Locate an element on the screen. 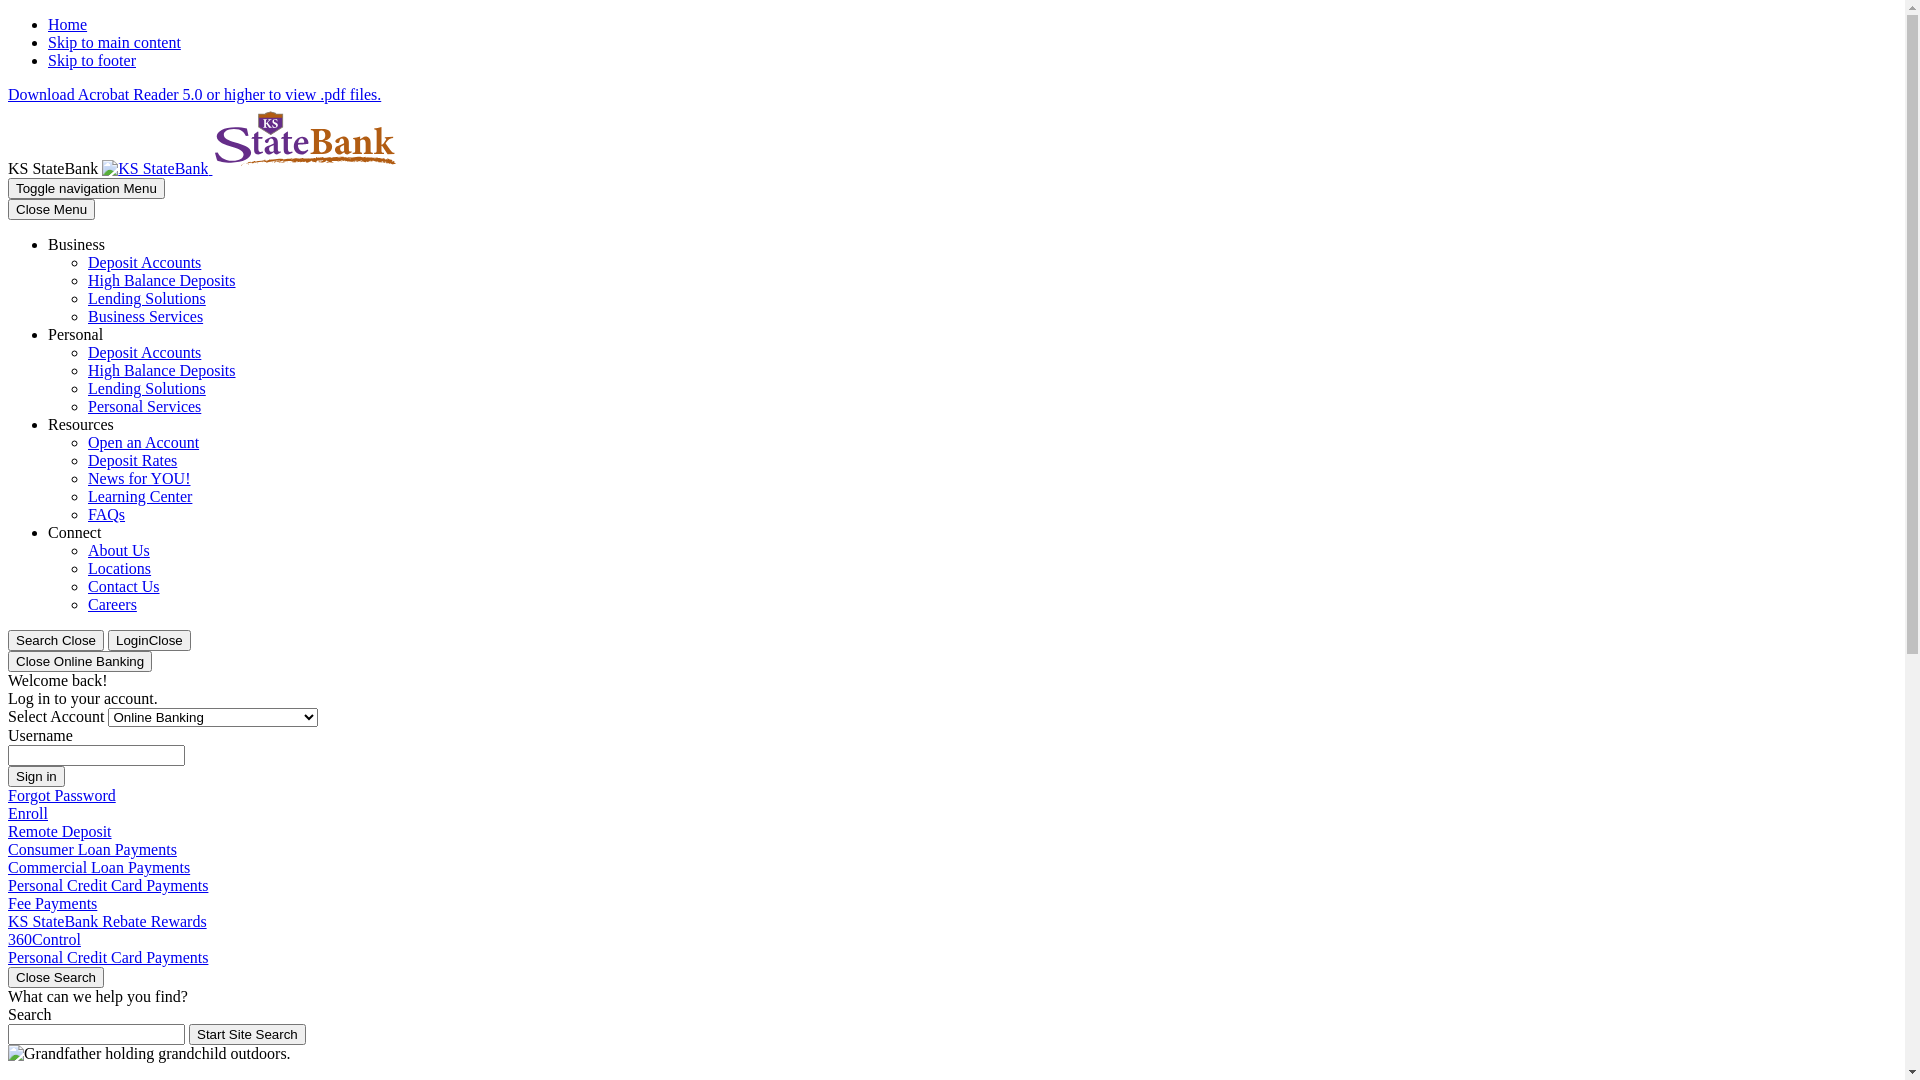 Image resolution: width=1920 pixels, height=1080 pixels. 'Learning Center' is located at coordinates (138, 495).